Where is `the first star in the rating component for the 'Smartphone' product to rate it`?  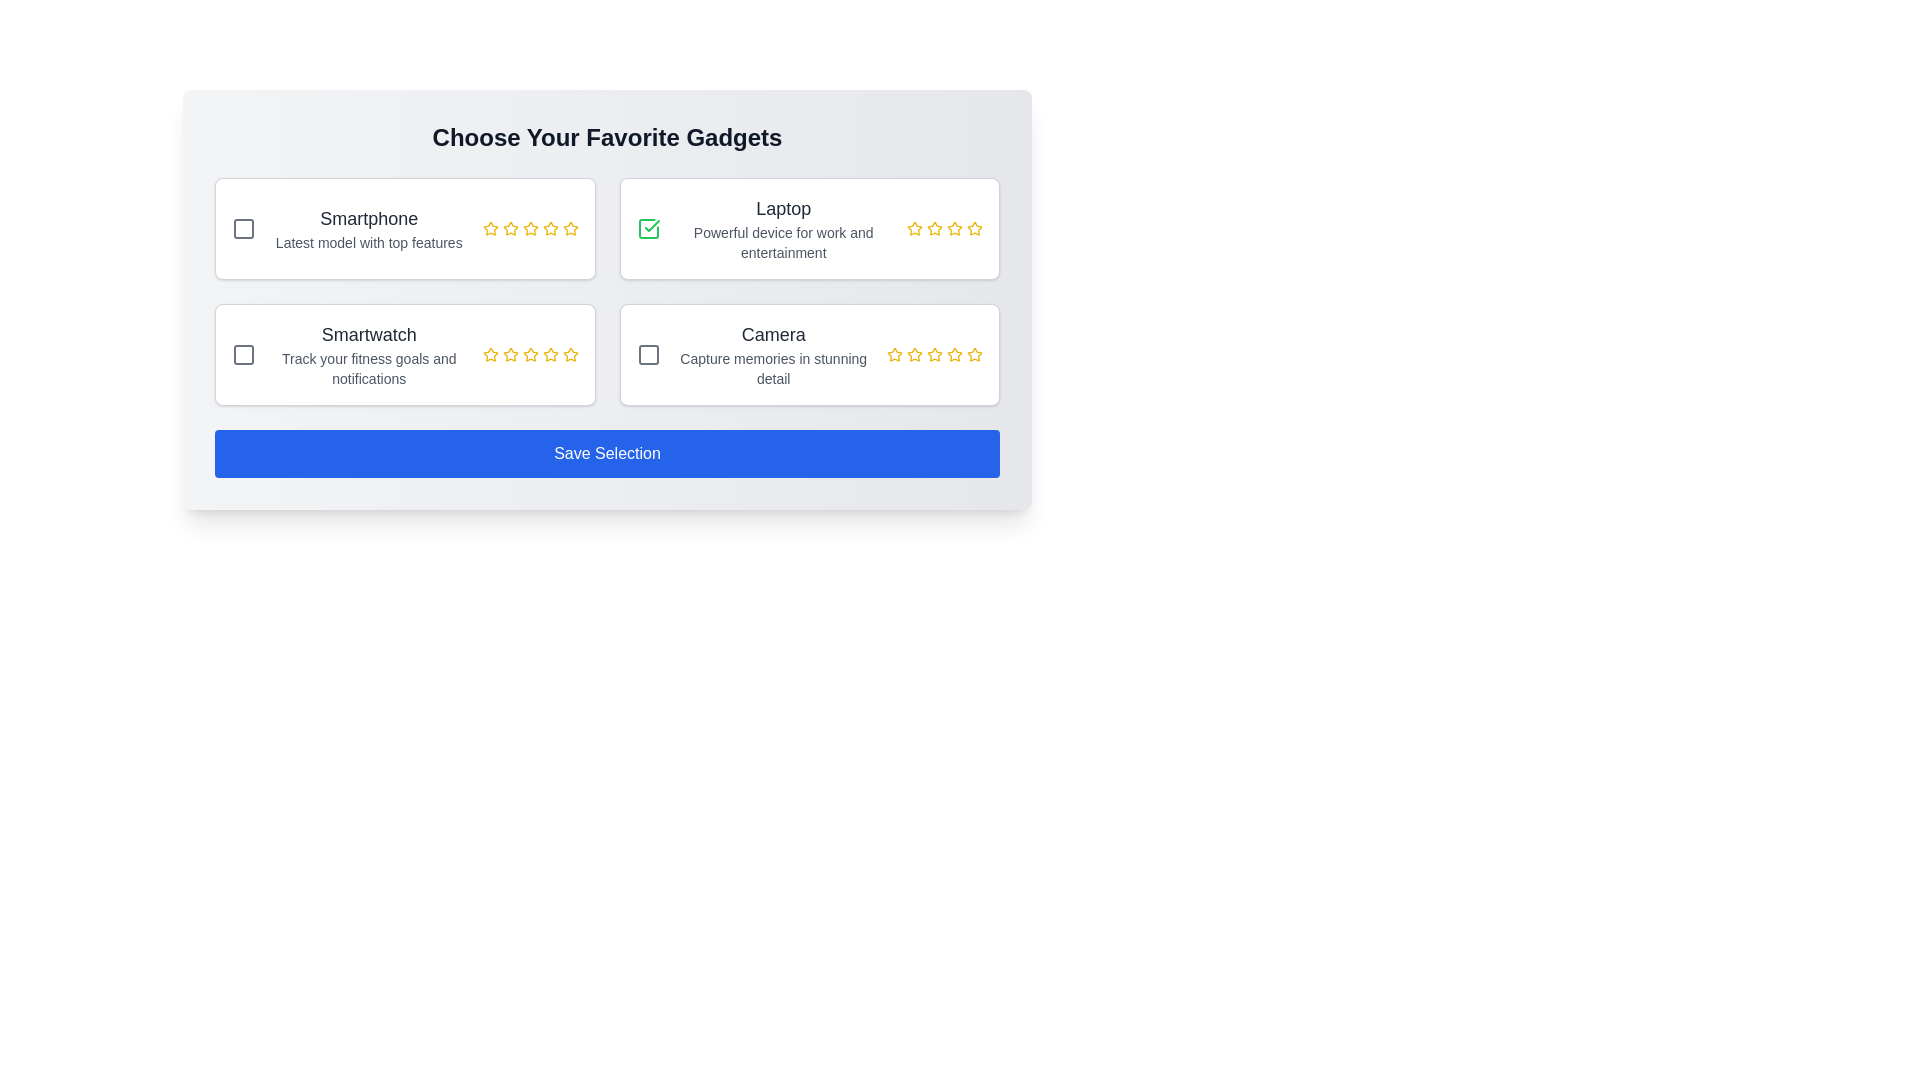 the first star in the rating component for the 'Smartphone' product to rate it is located at coordinates (490, 227).